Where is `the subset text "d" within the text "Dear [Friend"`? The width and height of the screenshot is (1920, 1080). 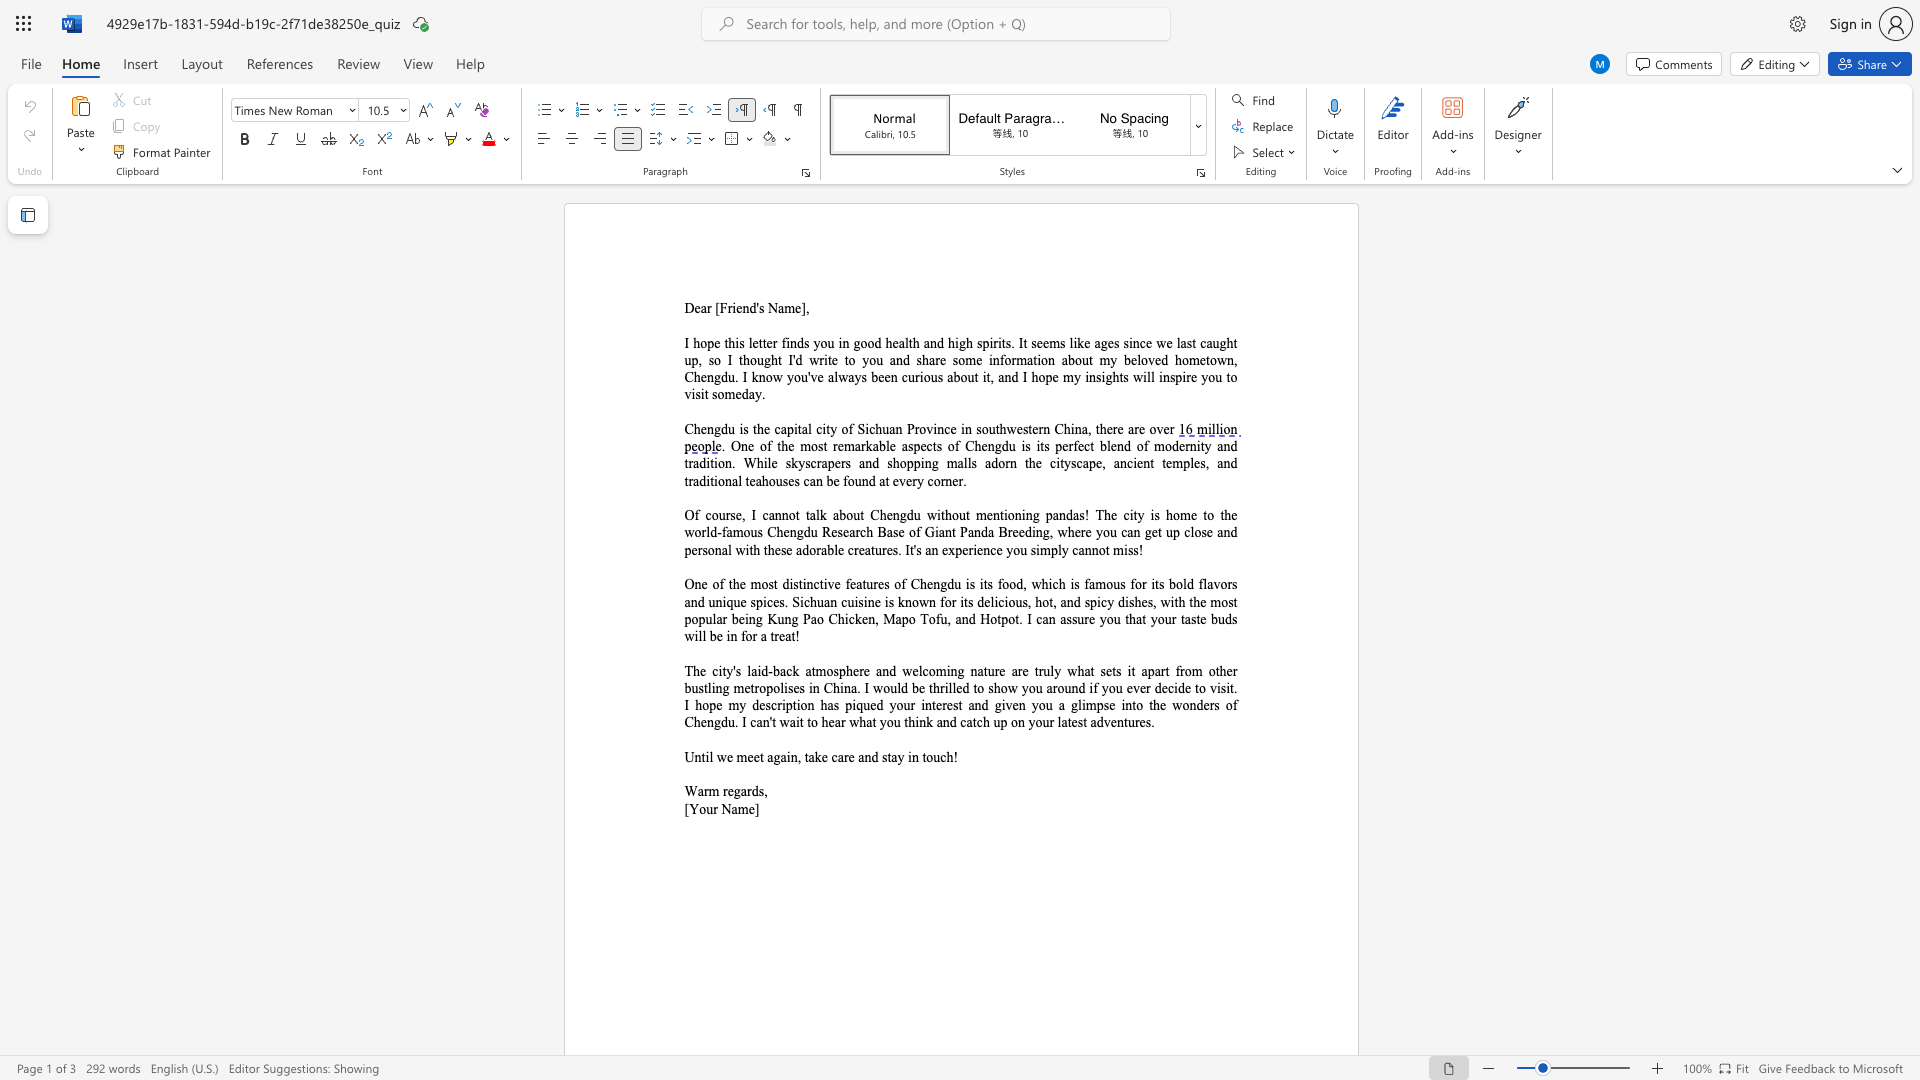 the subset text "d" within the text "Dear [Friend" is located at coordinates (748, 308).